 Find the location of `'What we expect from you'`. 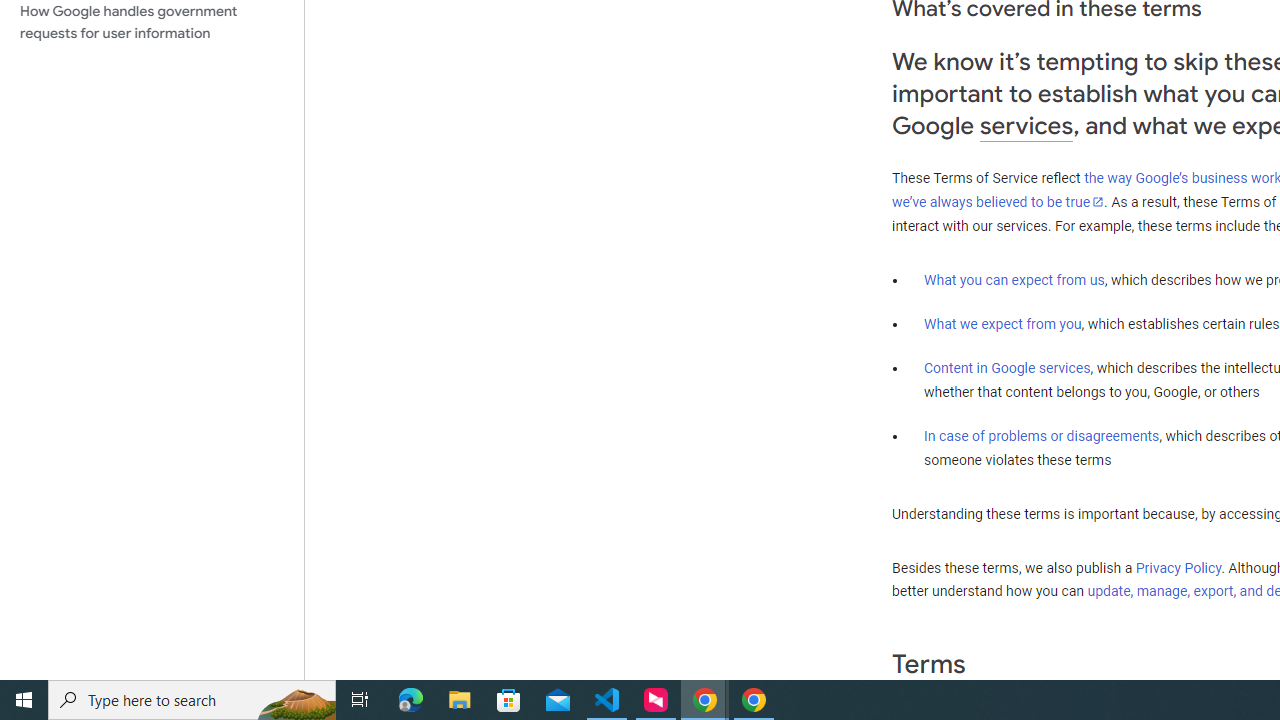

'What we expect from you' is located at coordinates (1002, 323).